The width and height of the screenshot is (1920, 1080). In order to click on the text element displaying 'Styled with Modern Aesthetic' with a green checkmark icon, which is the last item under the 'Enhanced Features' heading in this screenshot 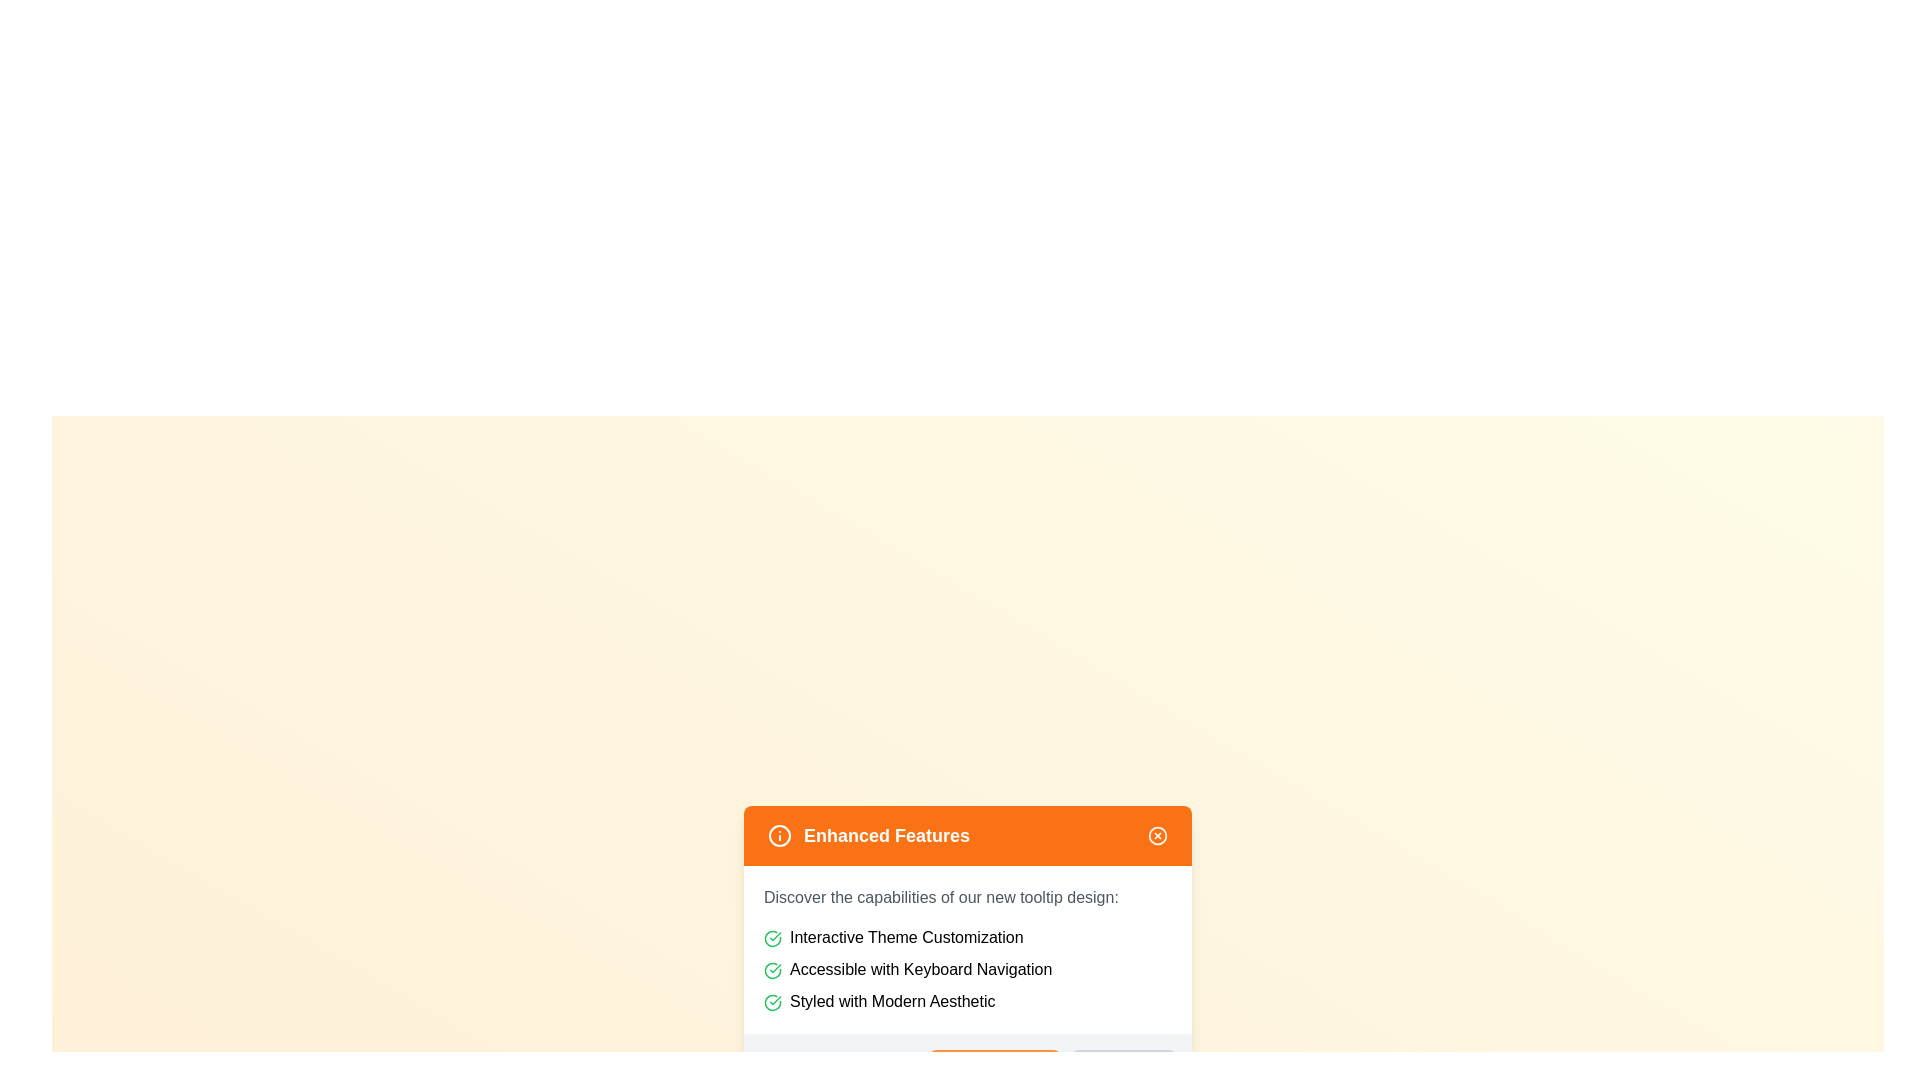, I will do `click(968, 1002)`.